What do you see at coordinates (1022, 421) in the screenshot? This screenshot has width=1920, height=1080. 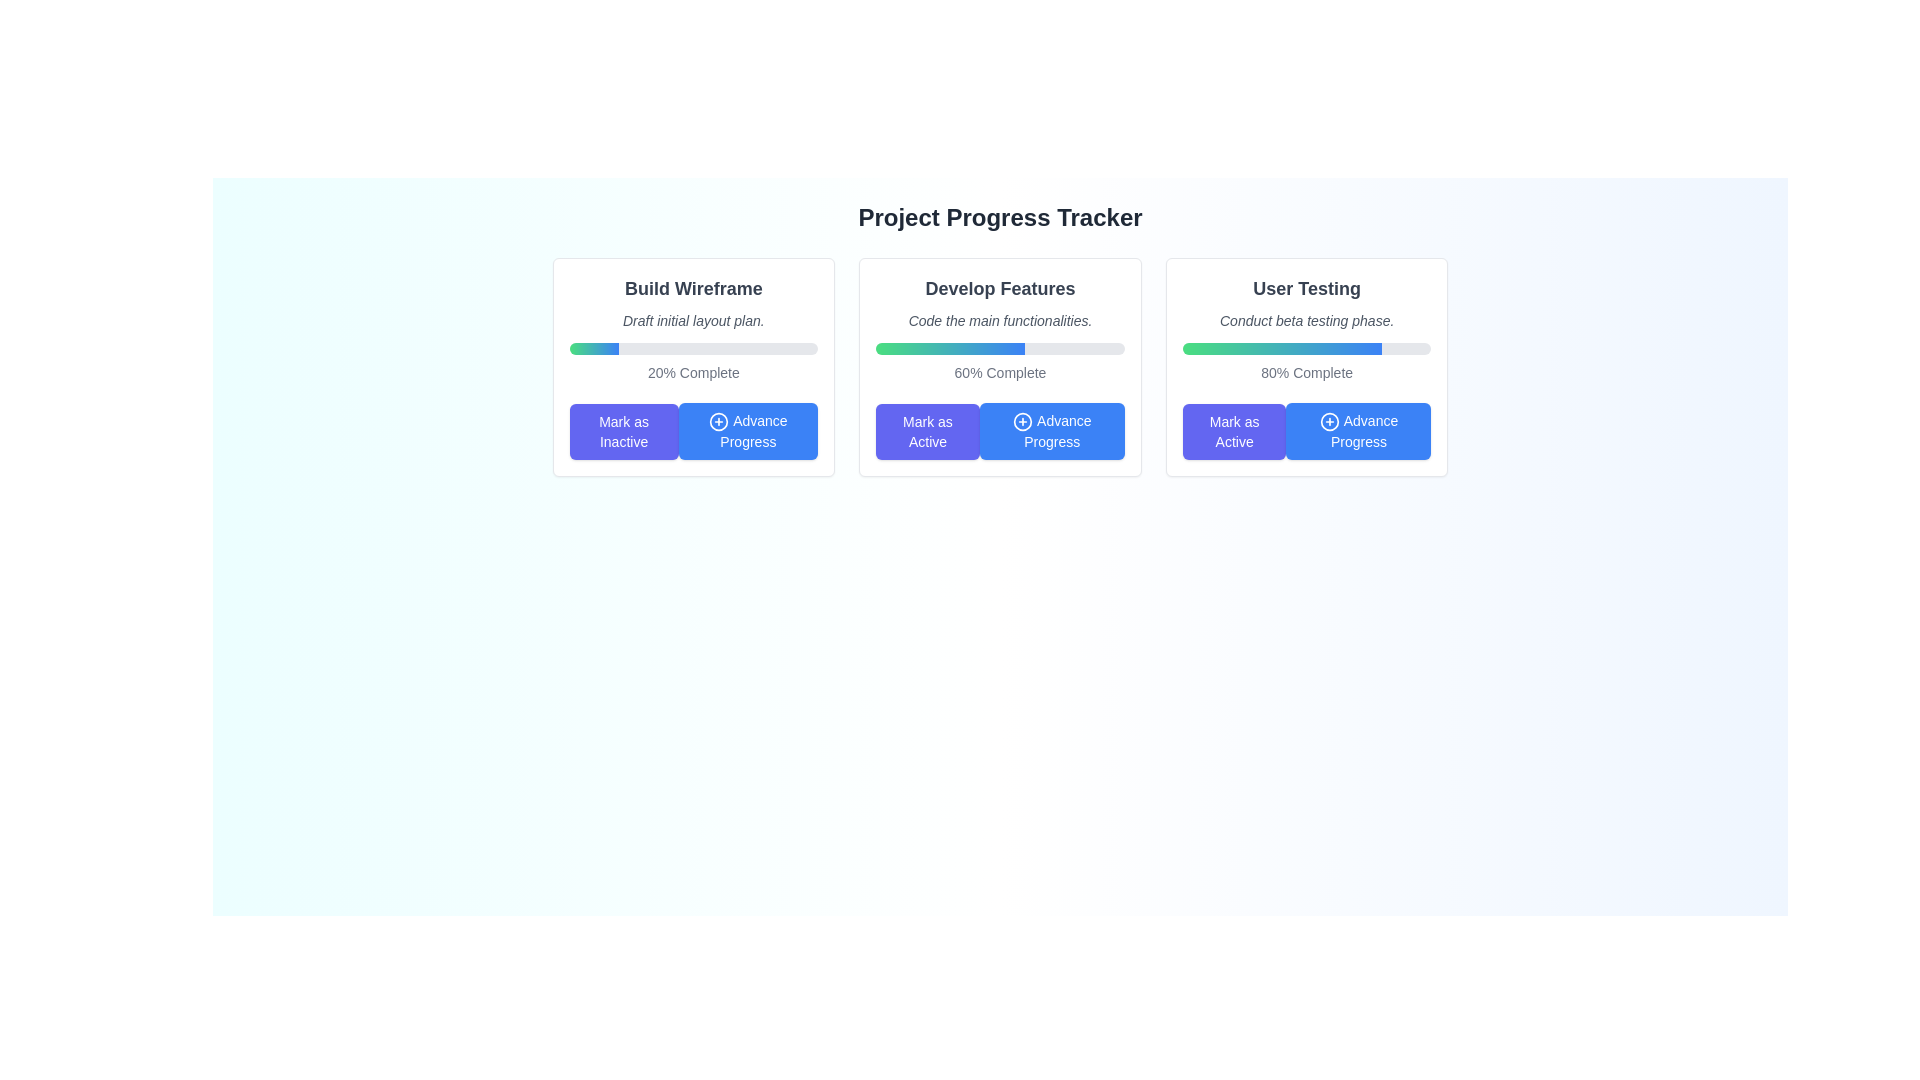 I see `the icon representing the 'Advance Progress' button on the second card titled 'Develop Features' in the 'Project Progress Tracker' section` at bounding box center [1022, 421].